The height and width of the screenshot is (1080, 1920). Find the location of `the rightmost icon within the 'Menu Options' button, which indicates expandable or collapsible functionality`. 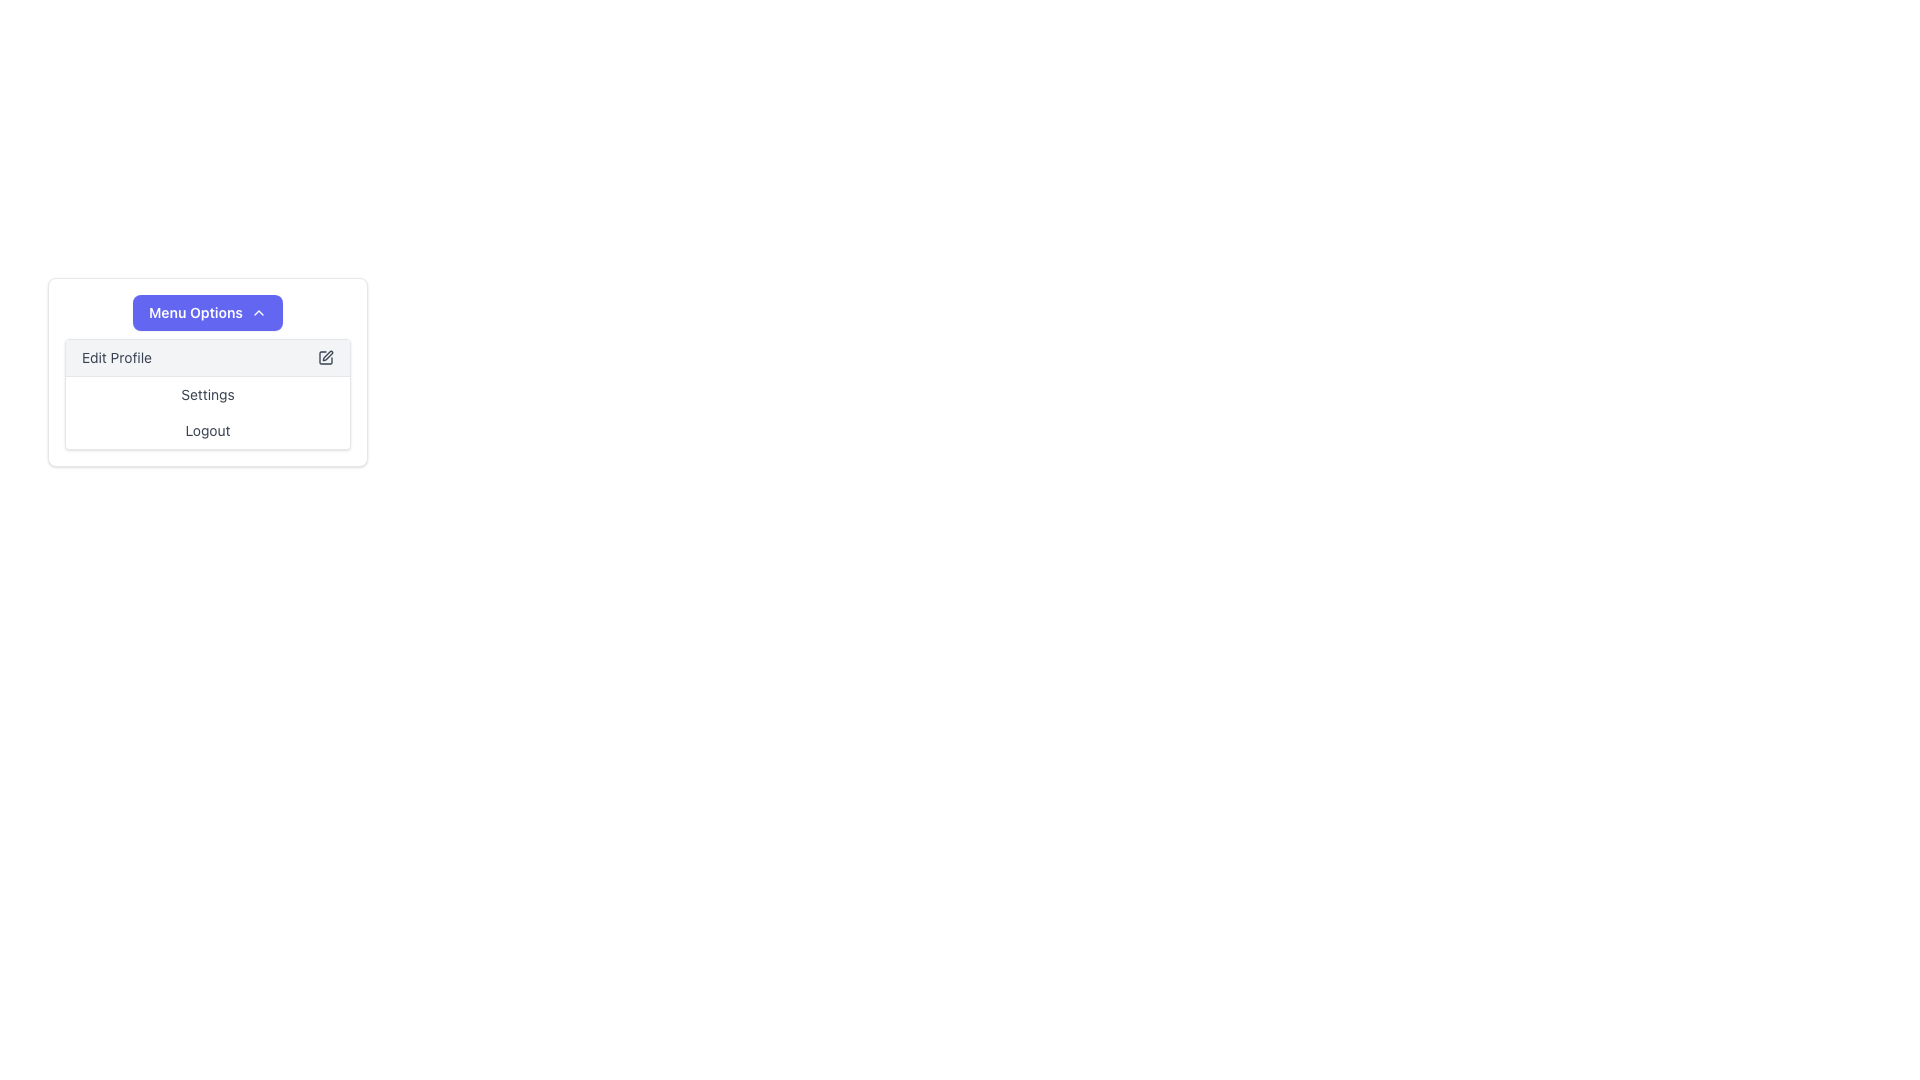

the rightmost icon within the 'Menu Options' button, which indicates expandable or collapsible functionality is located at coordinates (258, 312).